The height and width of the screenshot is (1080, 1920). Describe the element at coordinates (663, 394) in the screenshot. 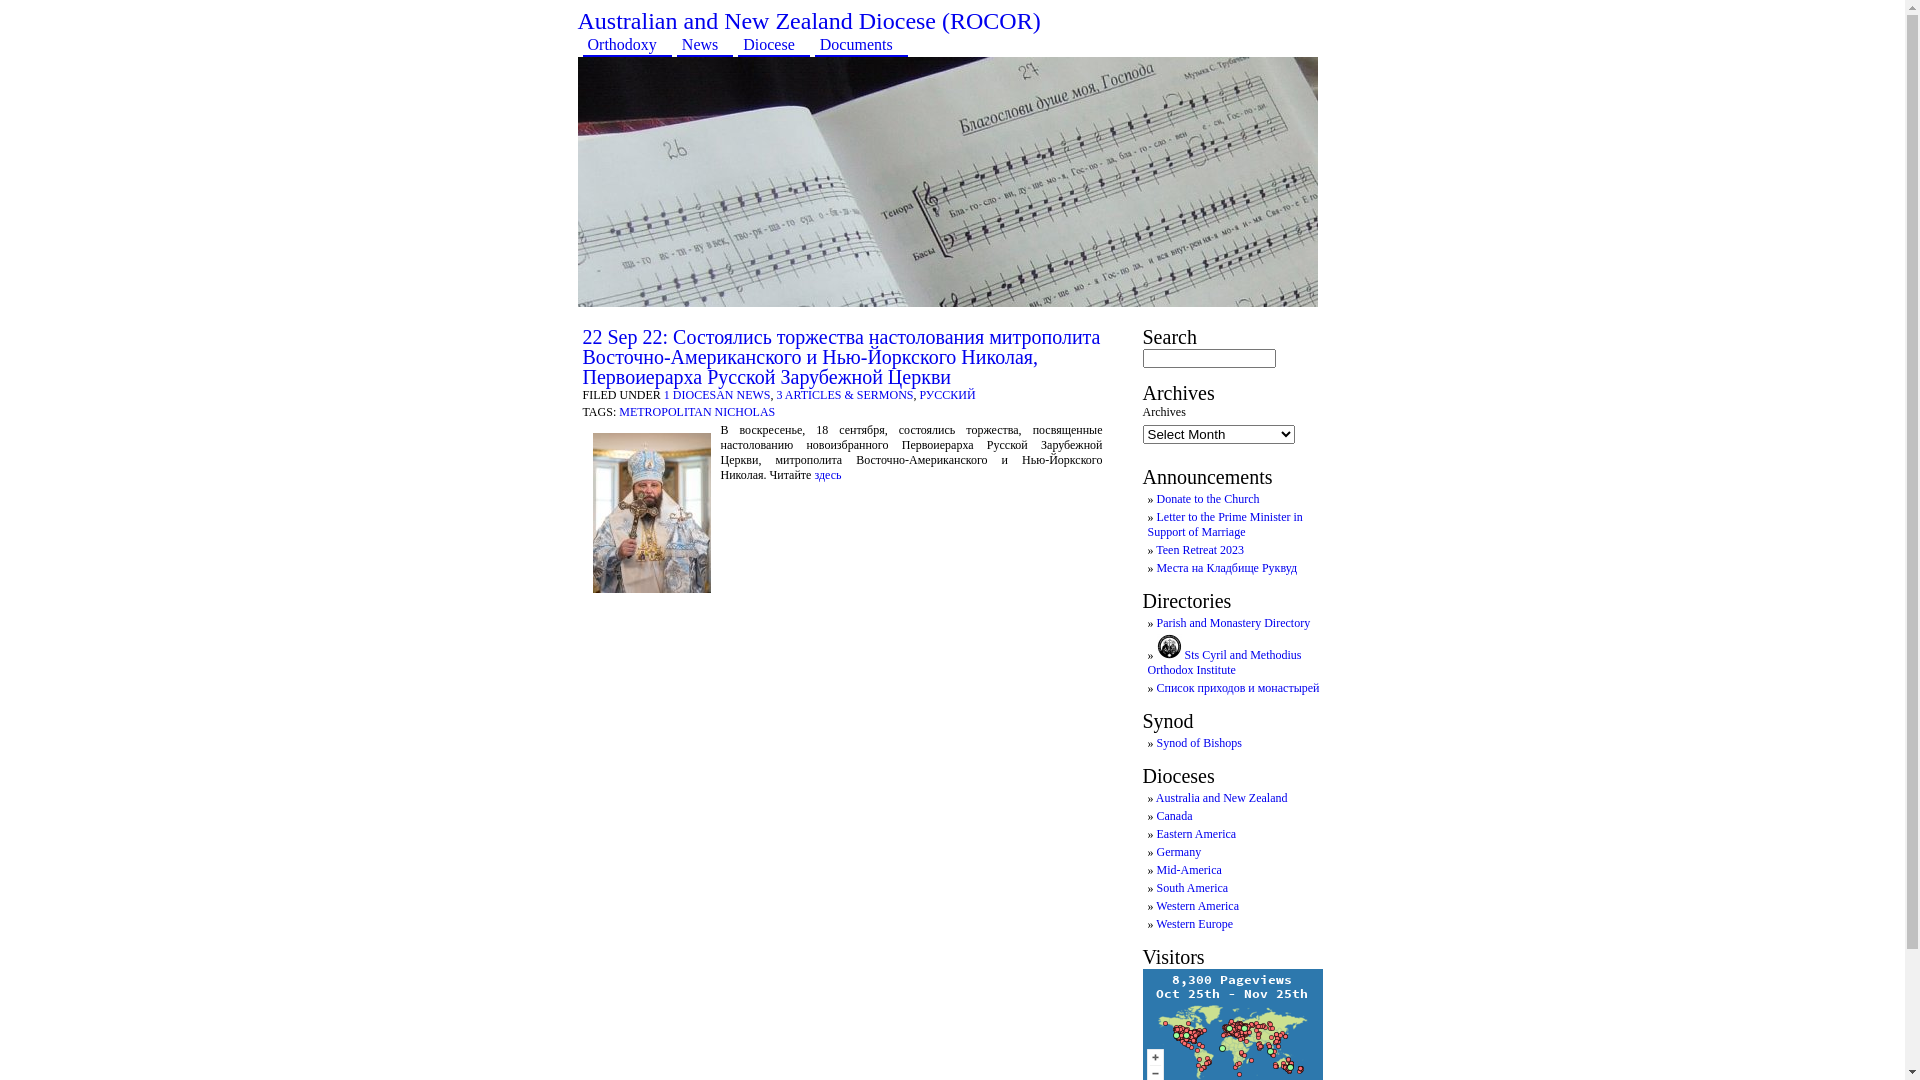

I see `'1 DIOCESAN NEWS'` at that location.